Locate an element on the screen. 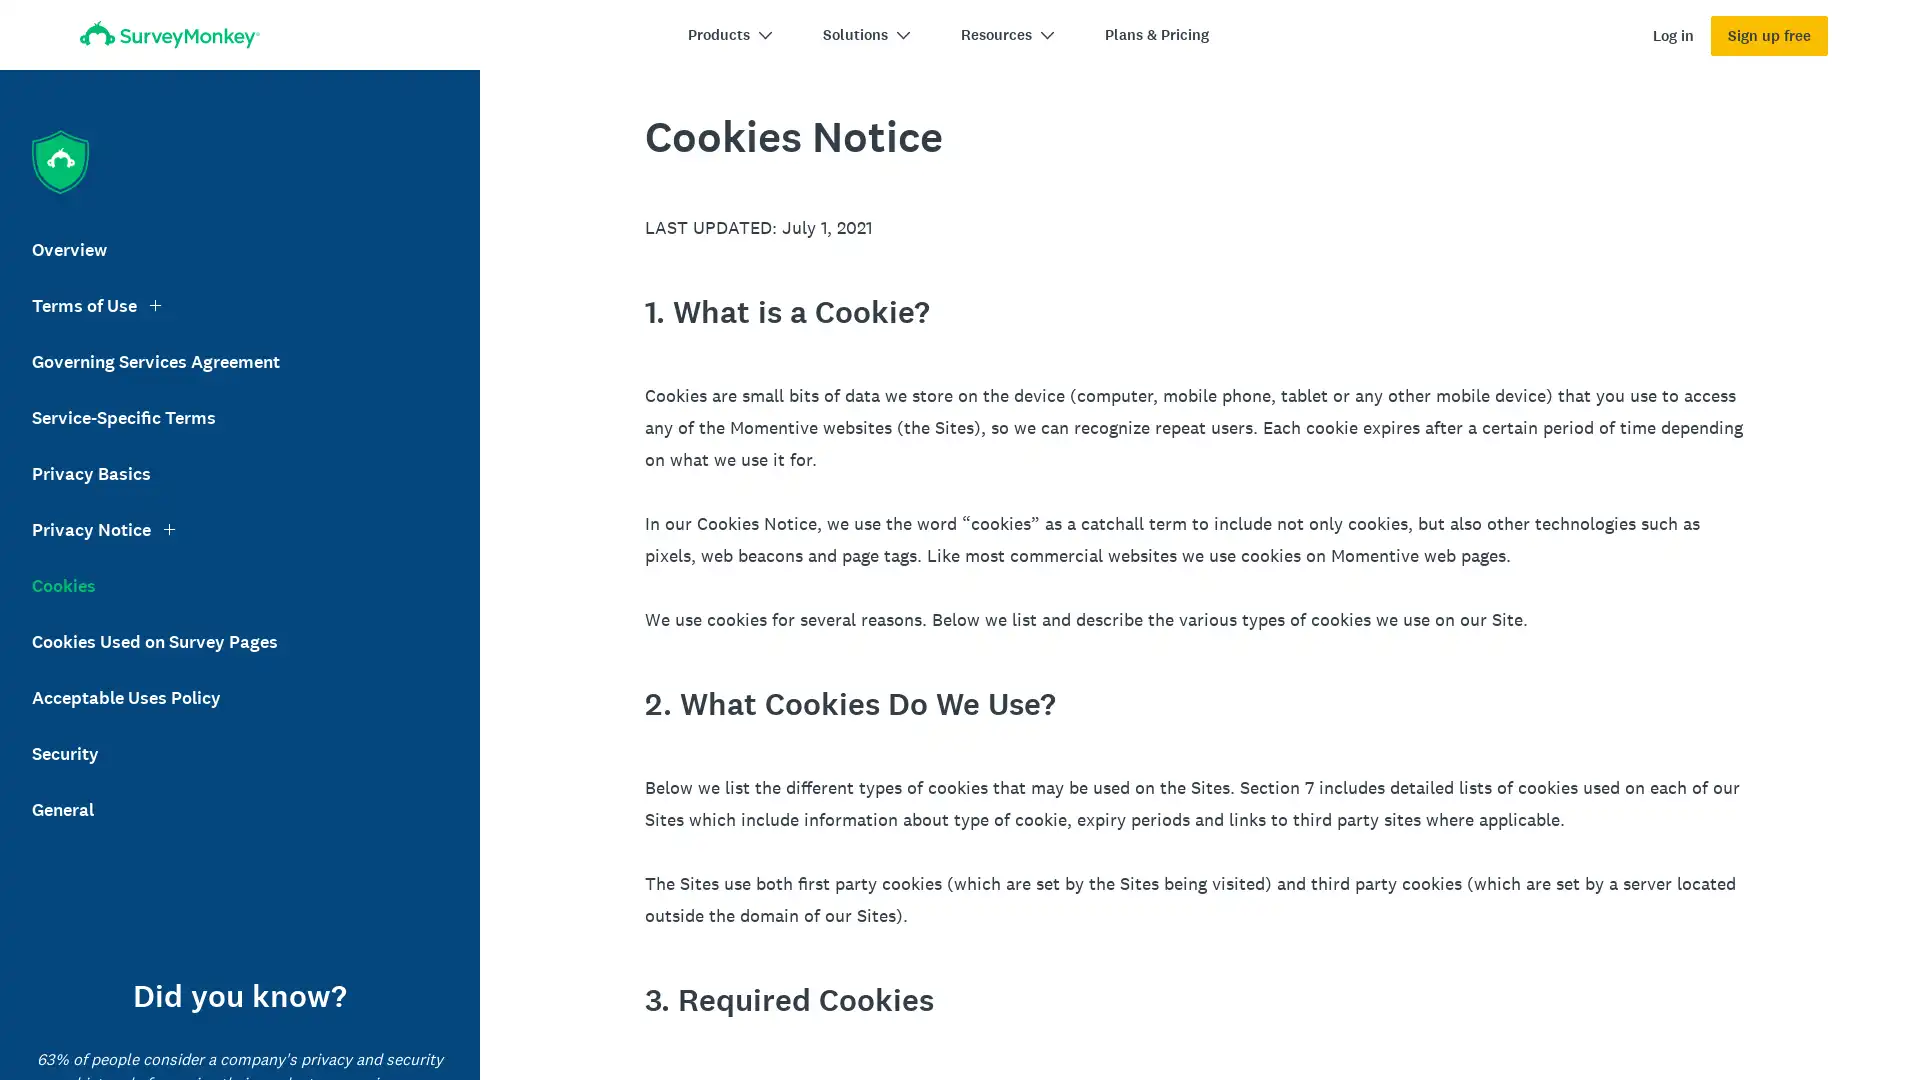 The height and width of the screenshot is (1080, 1920). Solutions chevron-down is located at coordinates (865, 34).